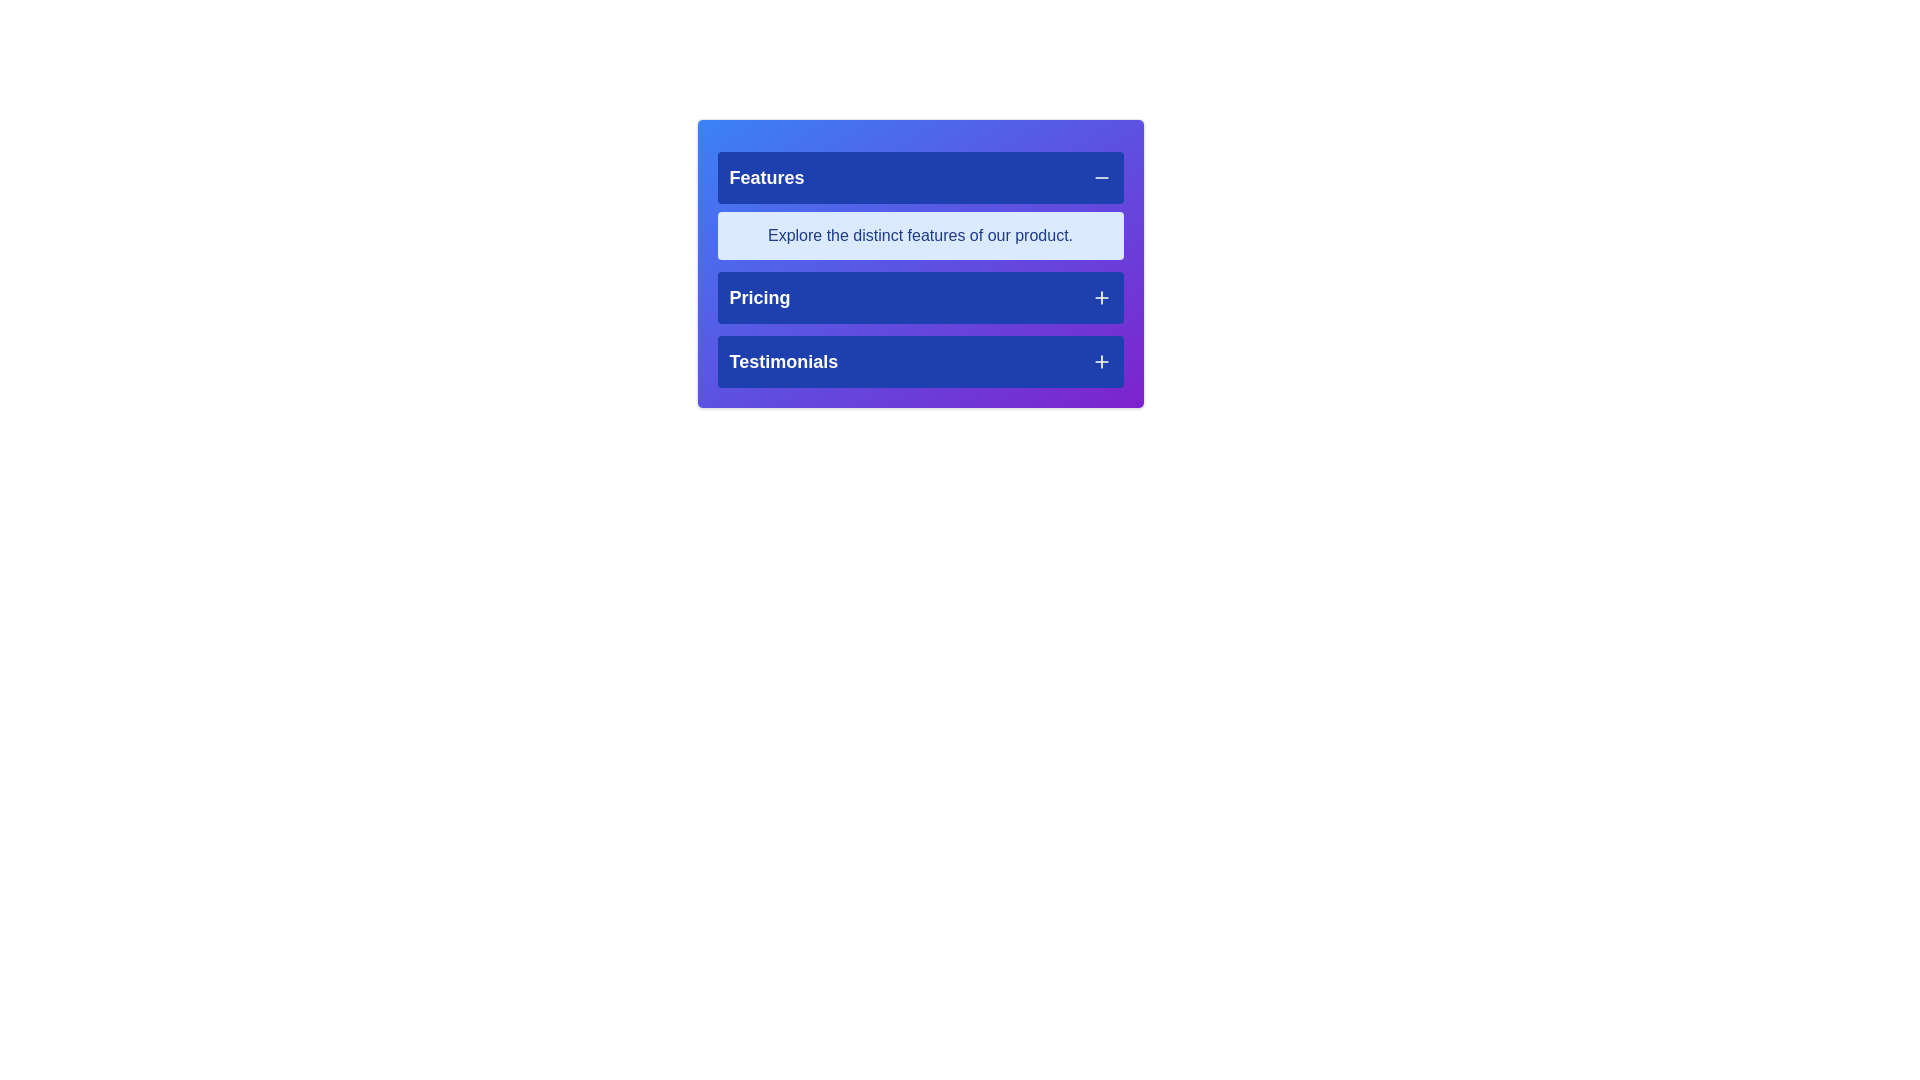 This screenshot has width=1920, height=1080. What do you see at coordinates (1100, 362) in the screenshot?
I see `the Icon button located at the right end of the 'Testimonials' block` at bounding box center [1100, 362].